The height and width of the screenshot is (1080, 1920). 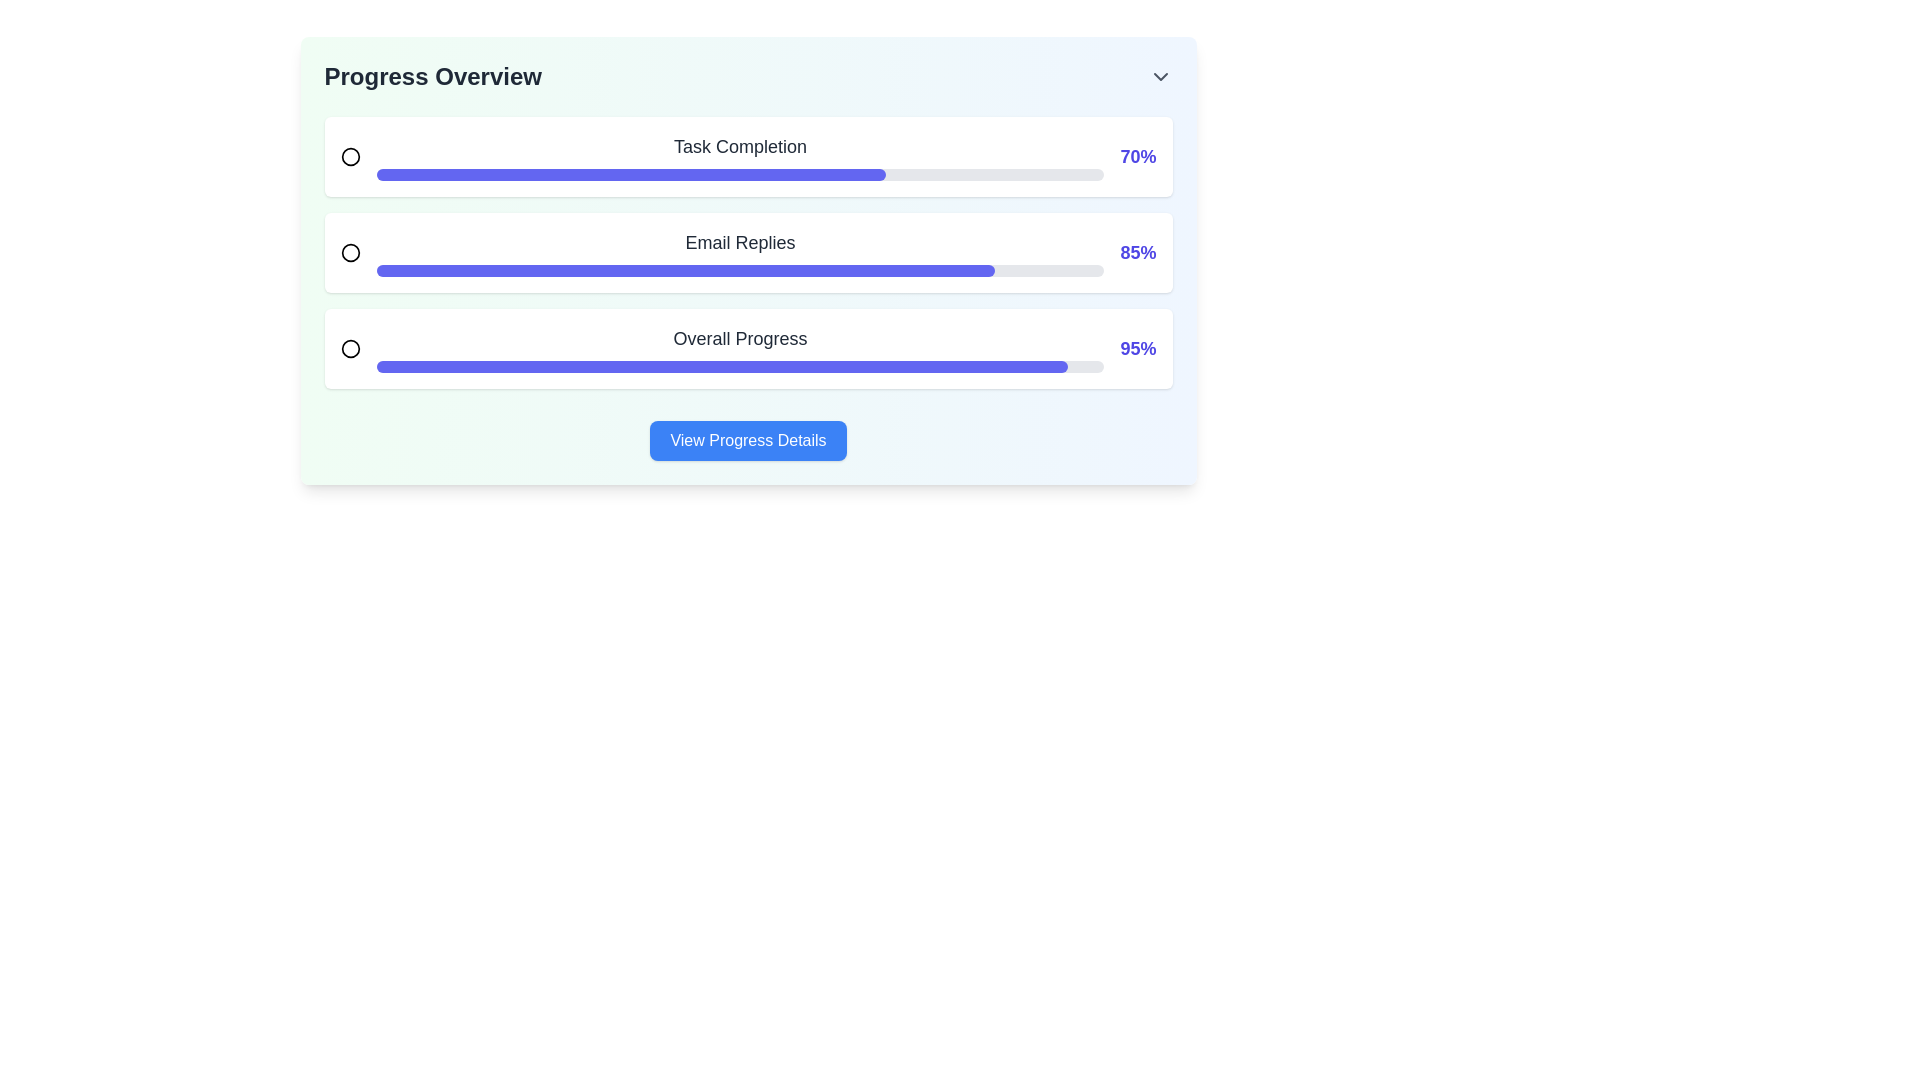 I want to click on the Progress Indicator located below the 'Progress Overview' header, which visually represents task metrics including 'Task Completion', 'Email Replies', and 'Overall Progress', so click(x=747, y=252).